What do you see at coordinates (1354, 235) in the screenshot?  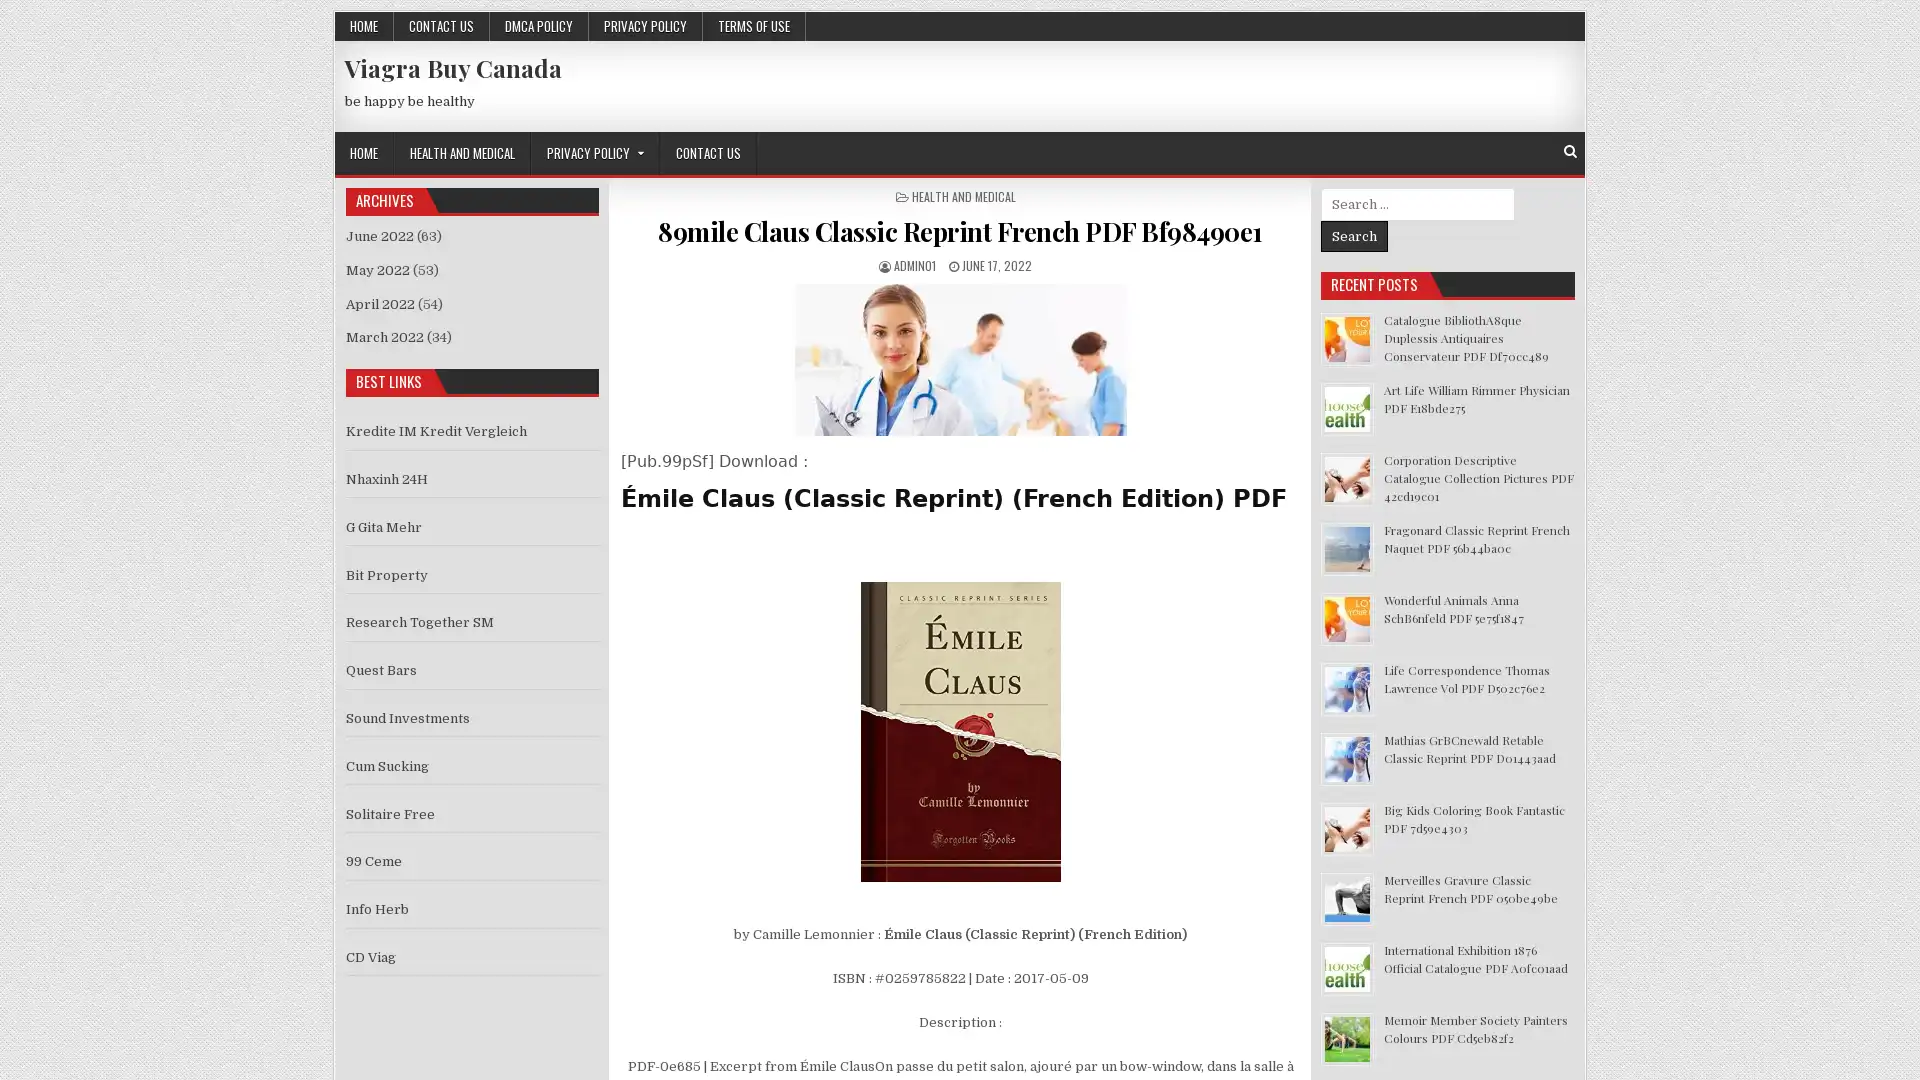 I see `Search` at bounding box center [1354, 235].